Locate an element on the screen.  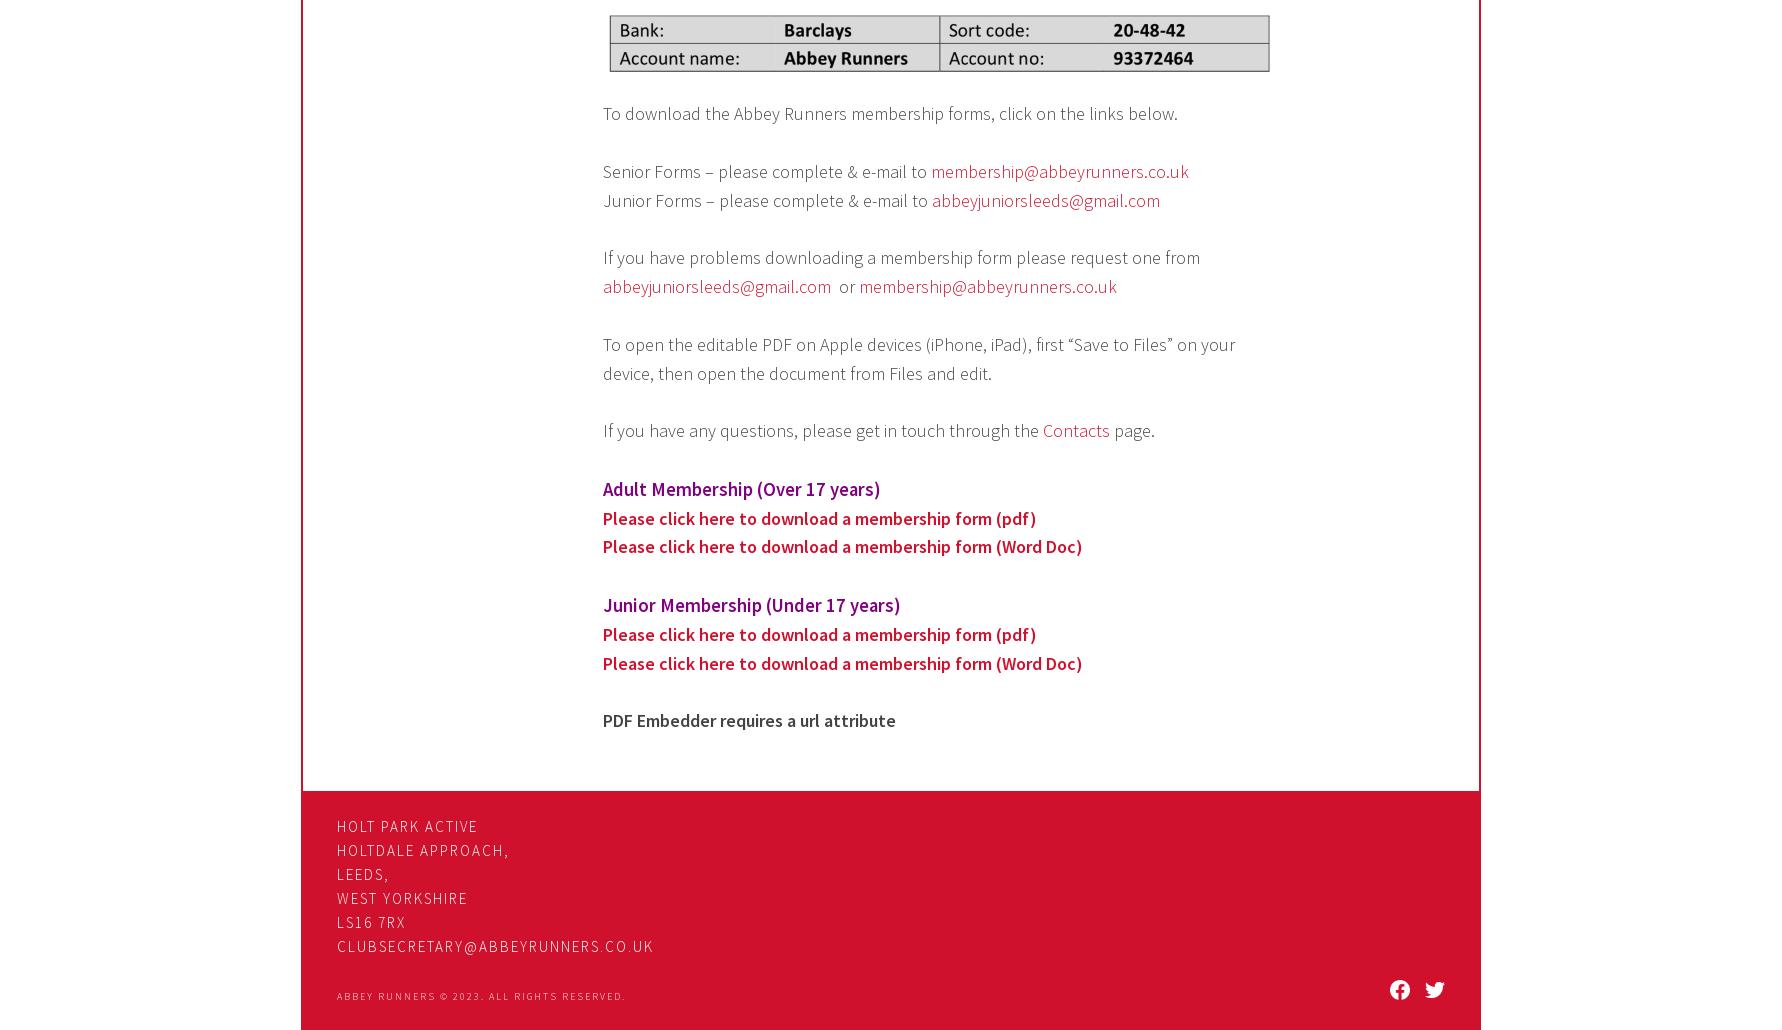
'LS16 7RX' is located at coordinates (371, 921).